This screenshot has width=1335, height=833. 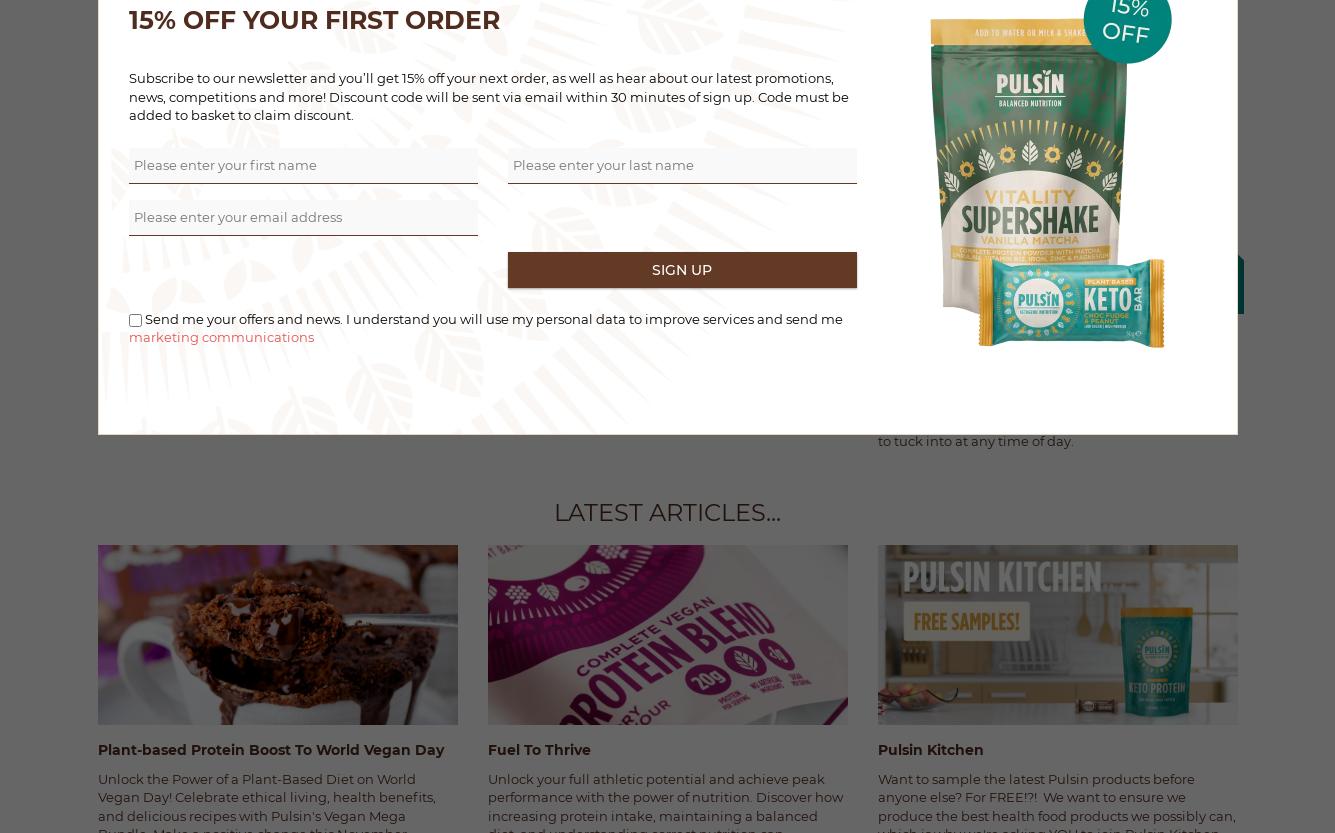 What do you see at coordinates (811, 25) in the screenshot?
I see `'View Details'` at bounding box center [811, 25].